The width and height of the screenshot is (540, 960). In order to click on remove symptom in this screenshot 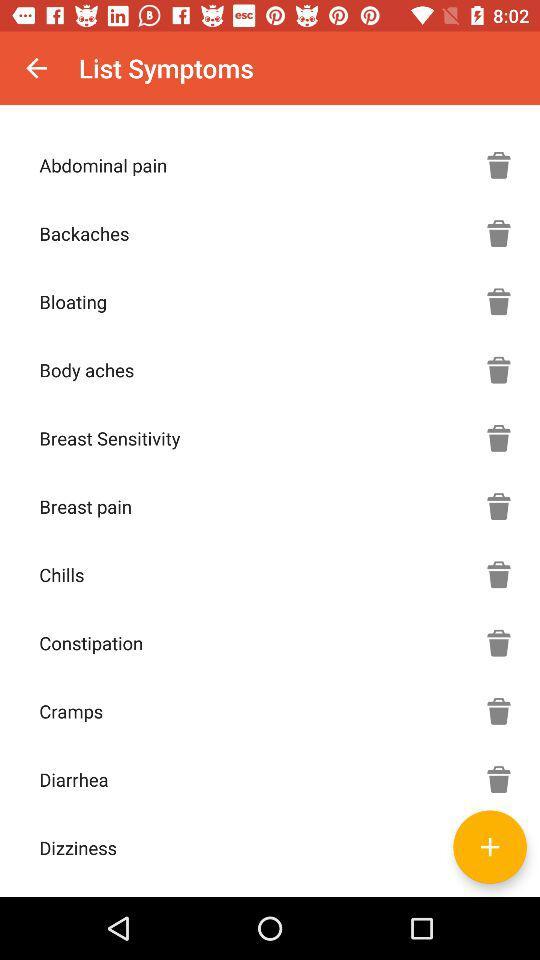, I will do `click(498, 233)`.